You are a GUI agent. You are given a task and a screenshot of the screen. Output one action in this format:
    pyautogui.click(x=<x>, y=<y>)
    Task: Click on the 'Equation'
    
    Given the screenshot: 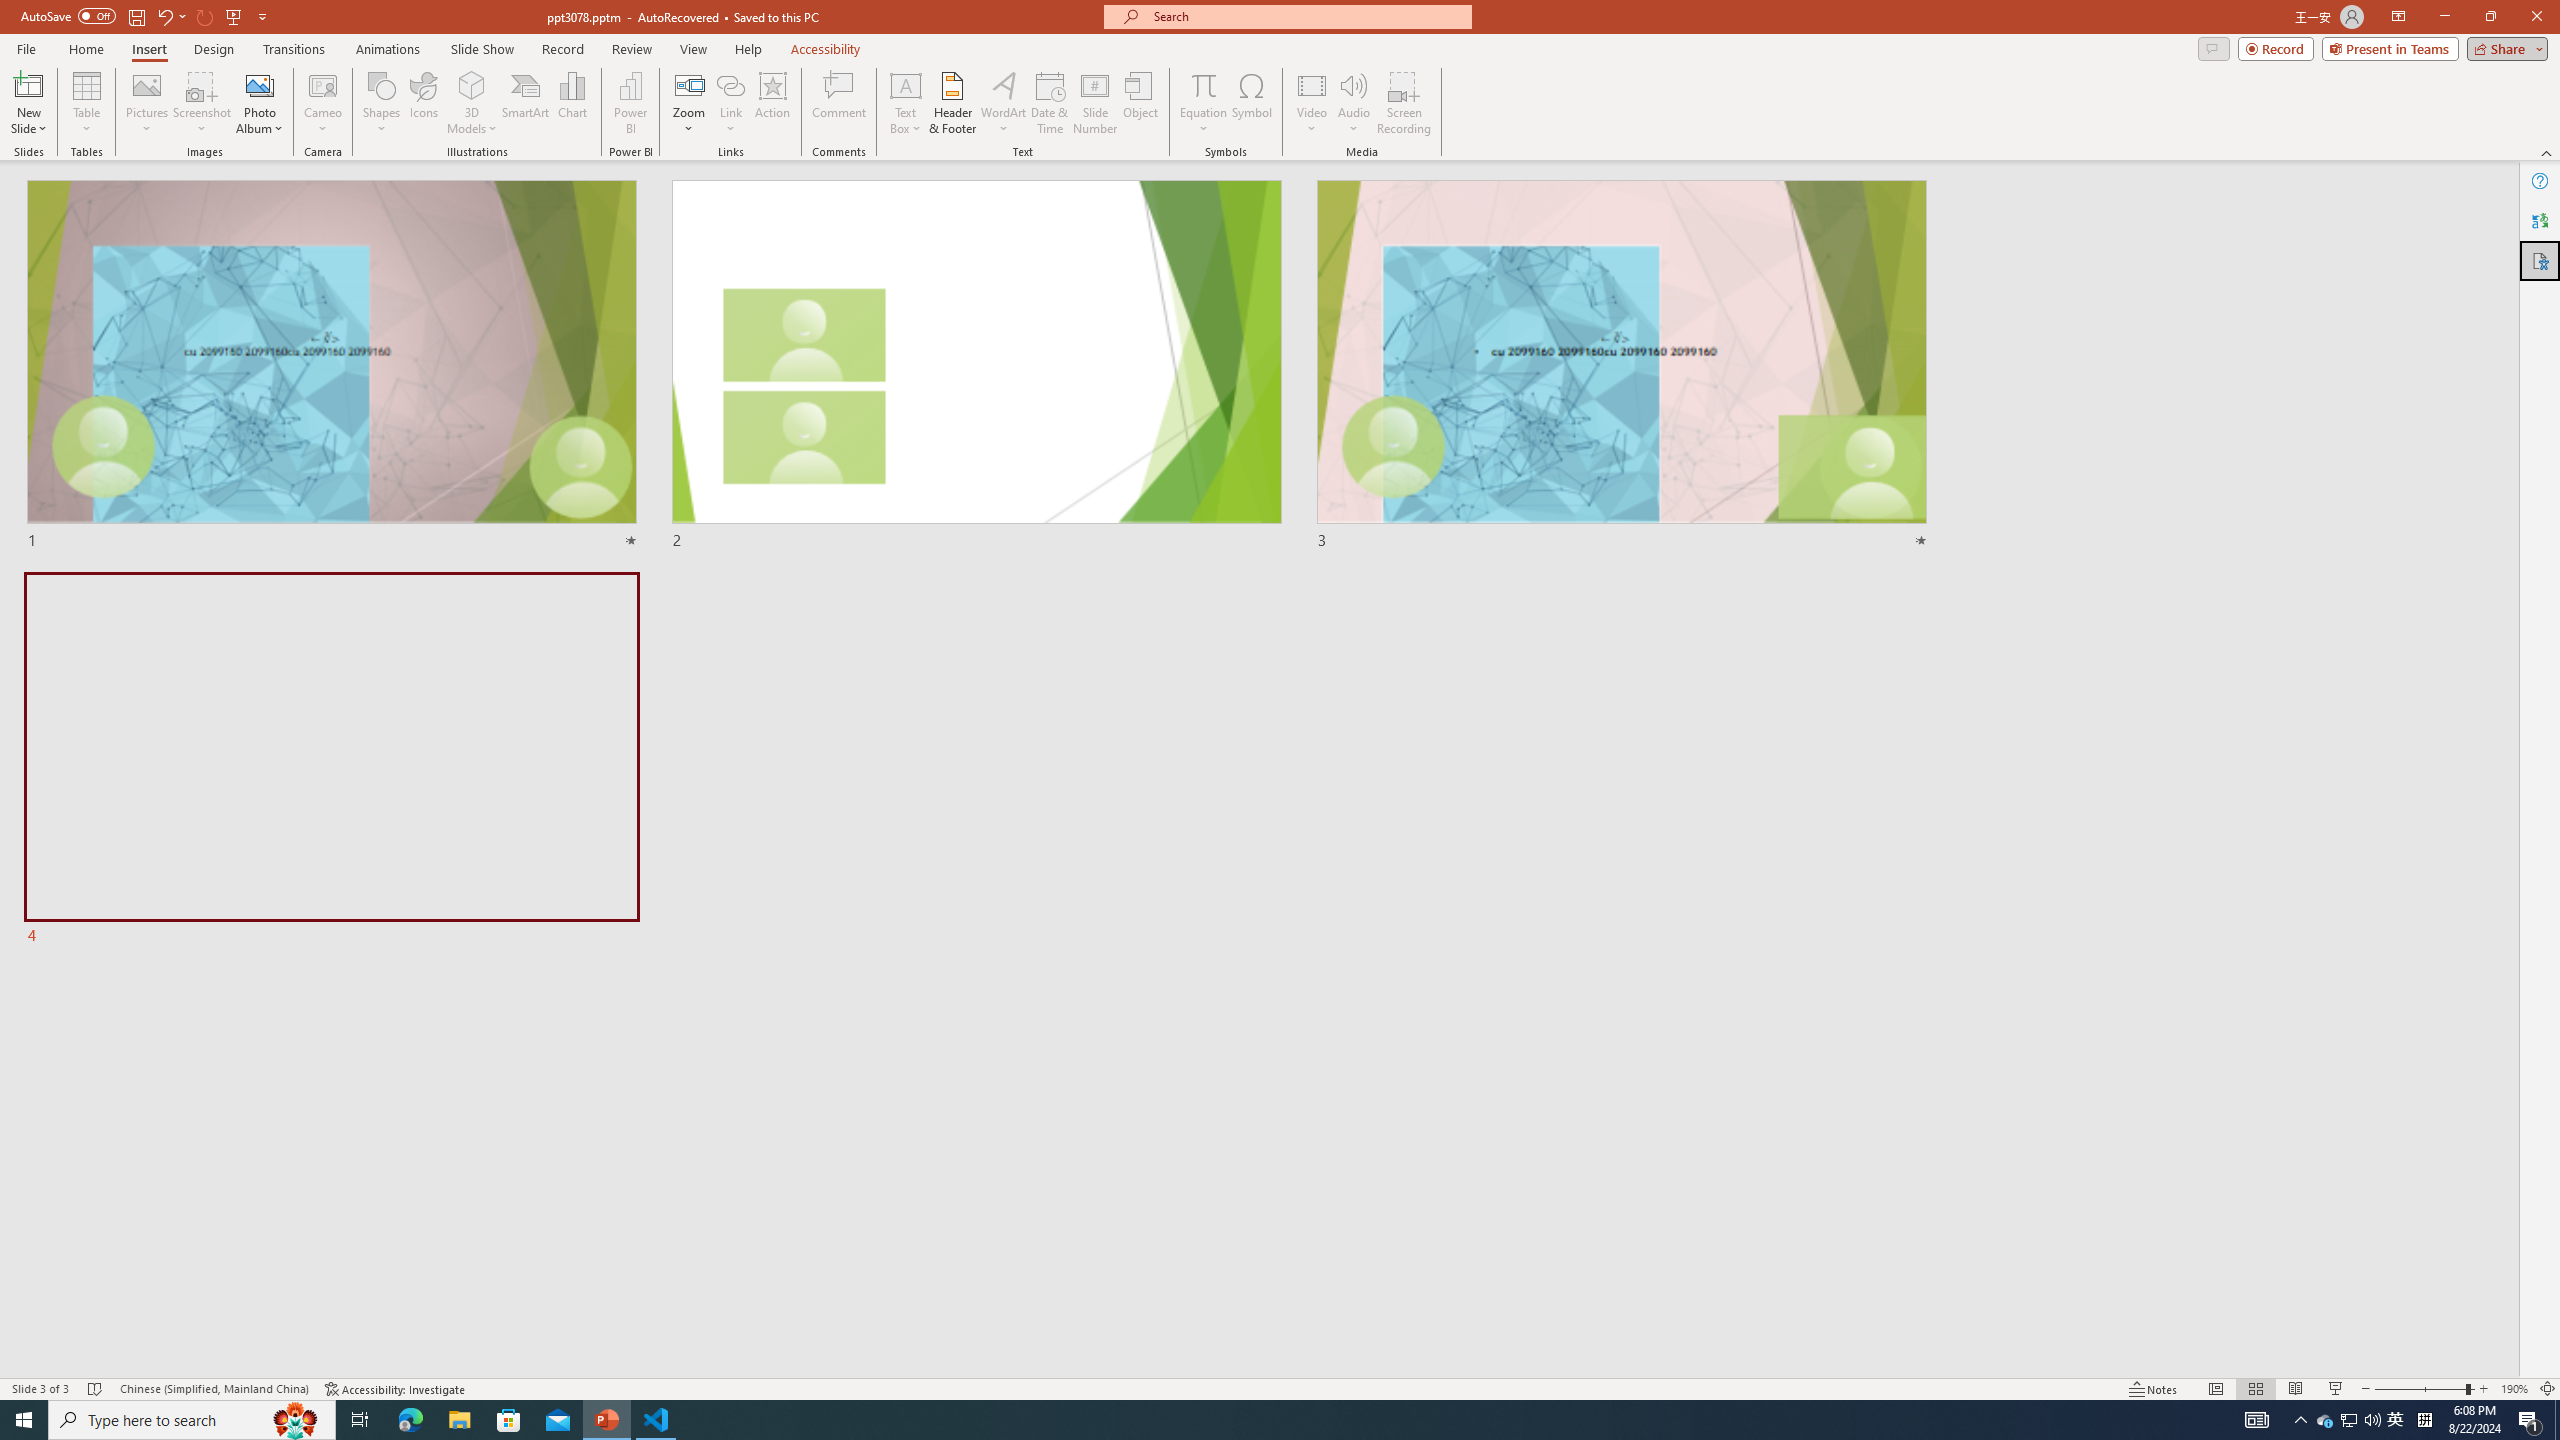 What is the action you would take?
    pyautogui.click(x=1202, y=84)
    